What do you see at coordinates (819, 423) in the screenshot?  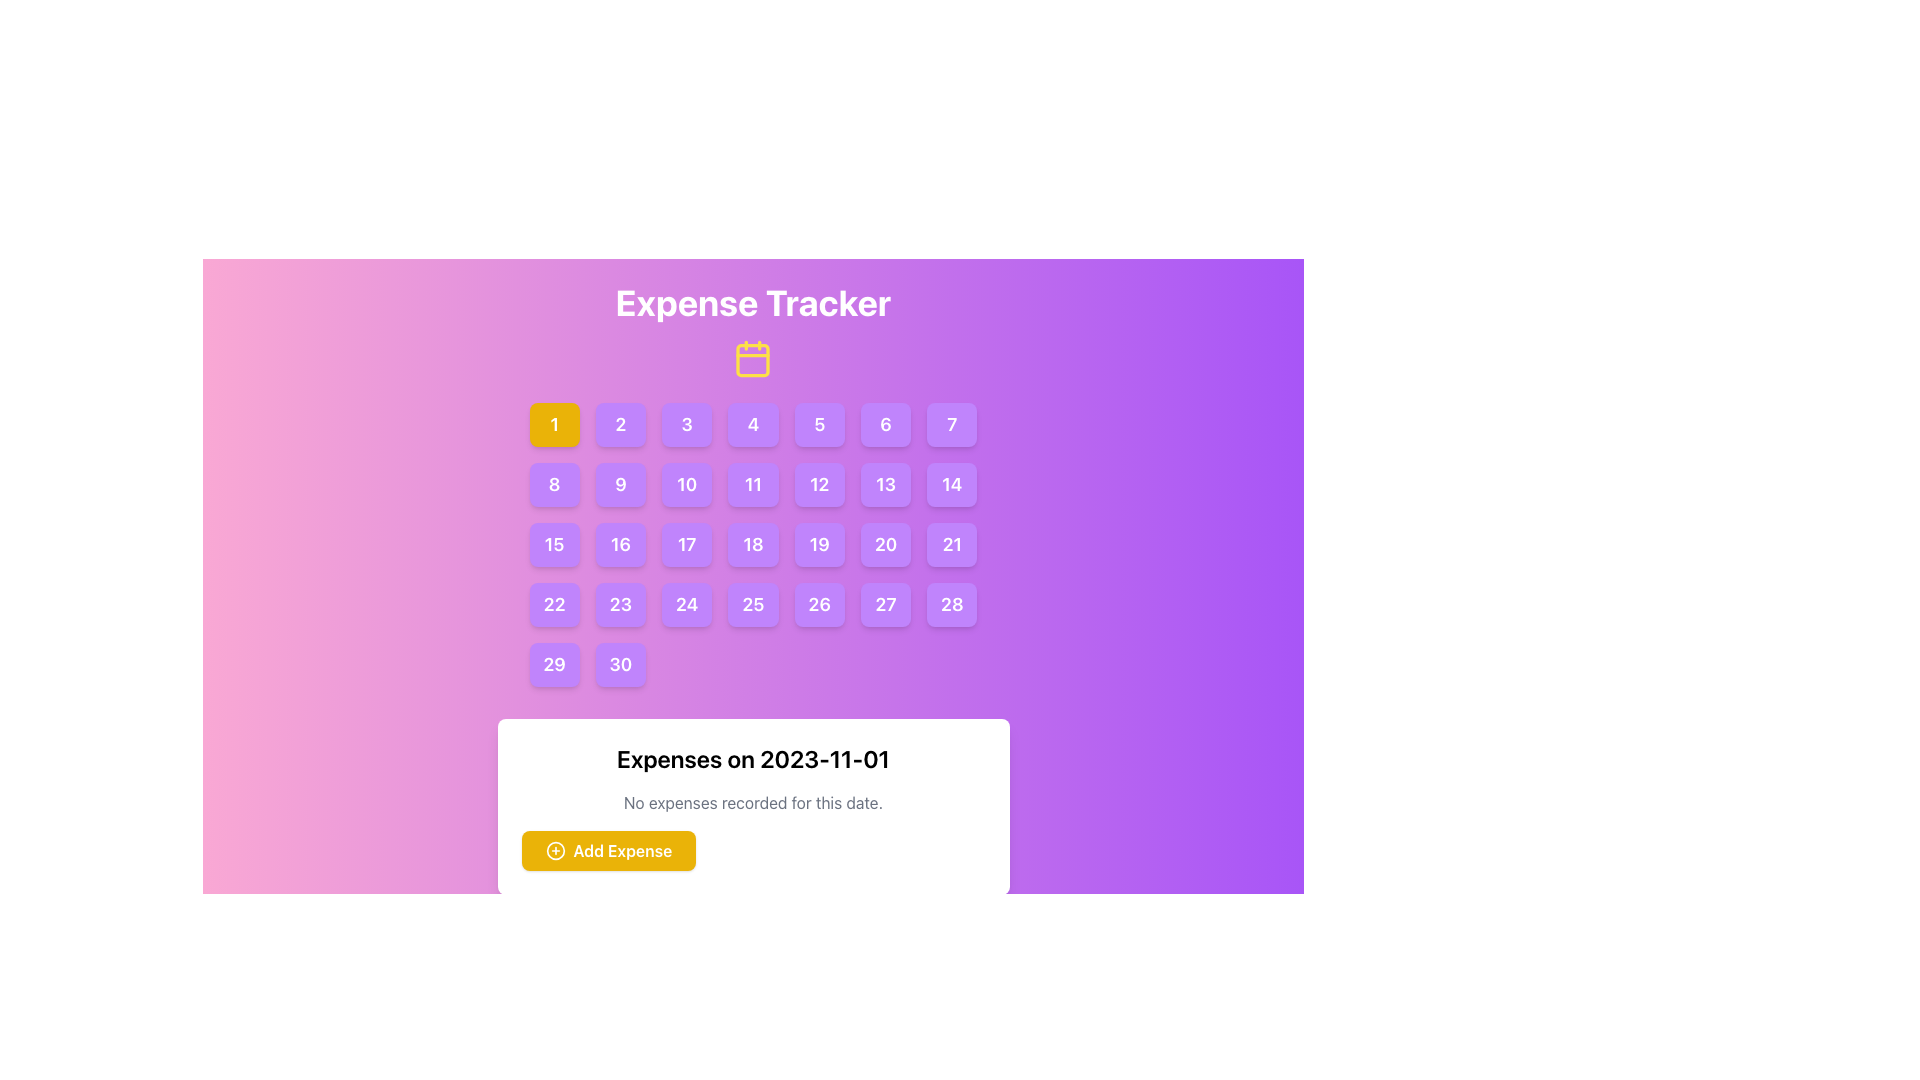 I see `the button marked '5' located centrally in the grid structure via keyboard navigation` at bounding box center [819, 423].